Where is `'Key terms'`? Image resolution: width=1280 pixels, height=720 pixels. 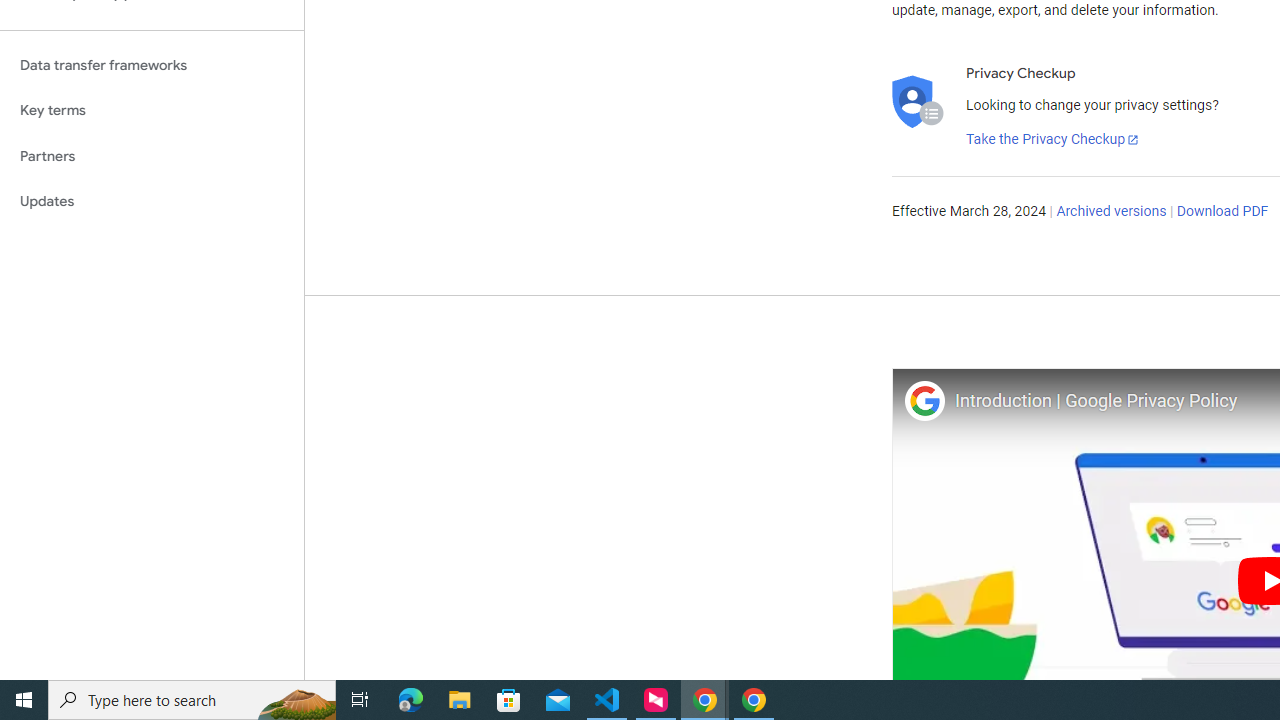
'Key terms' is located at coordinates (151, 110).